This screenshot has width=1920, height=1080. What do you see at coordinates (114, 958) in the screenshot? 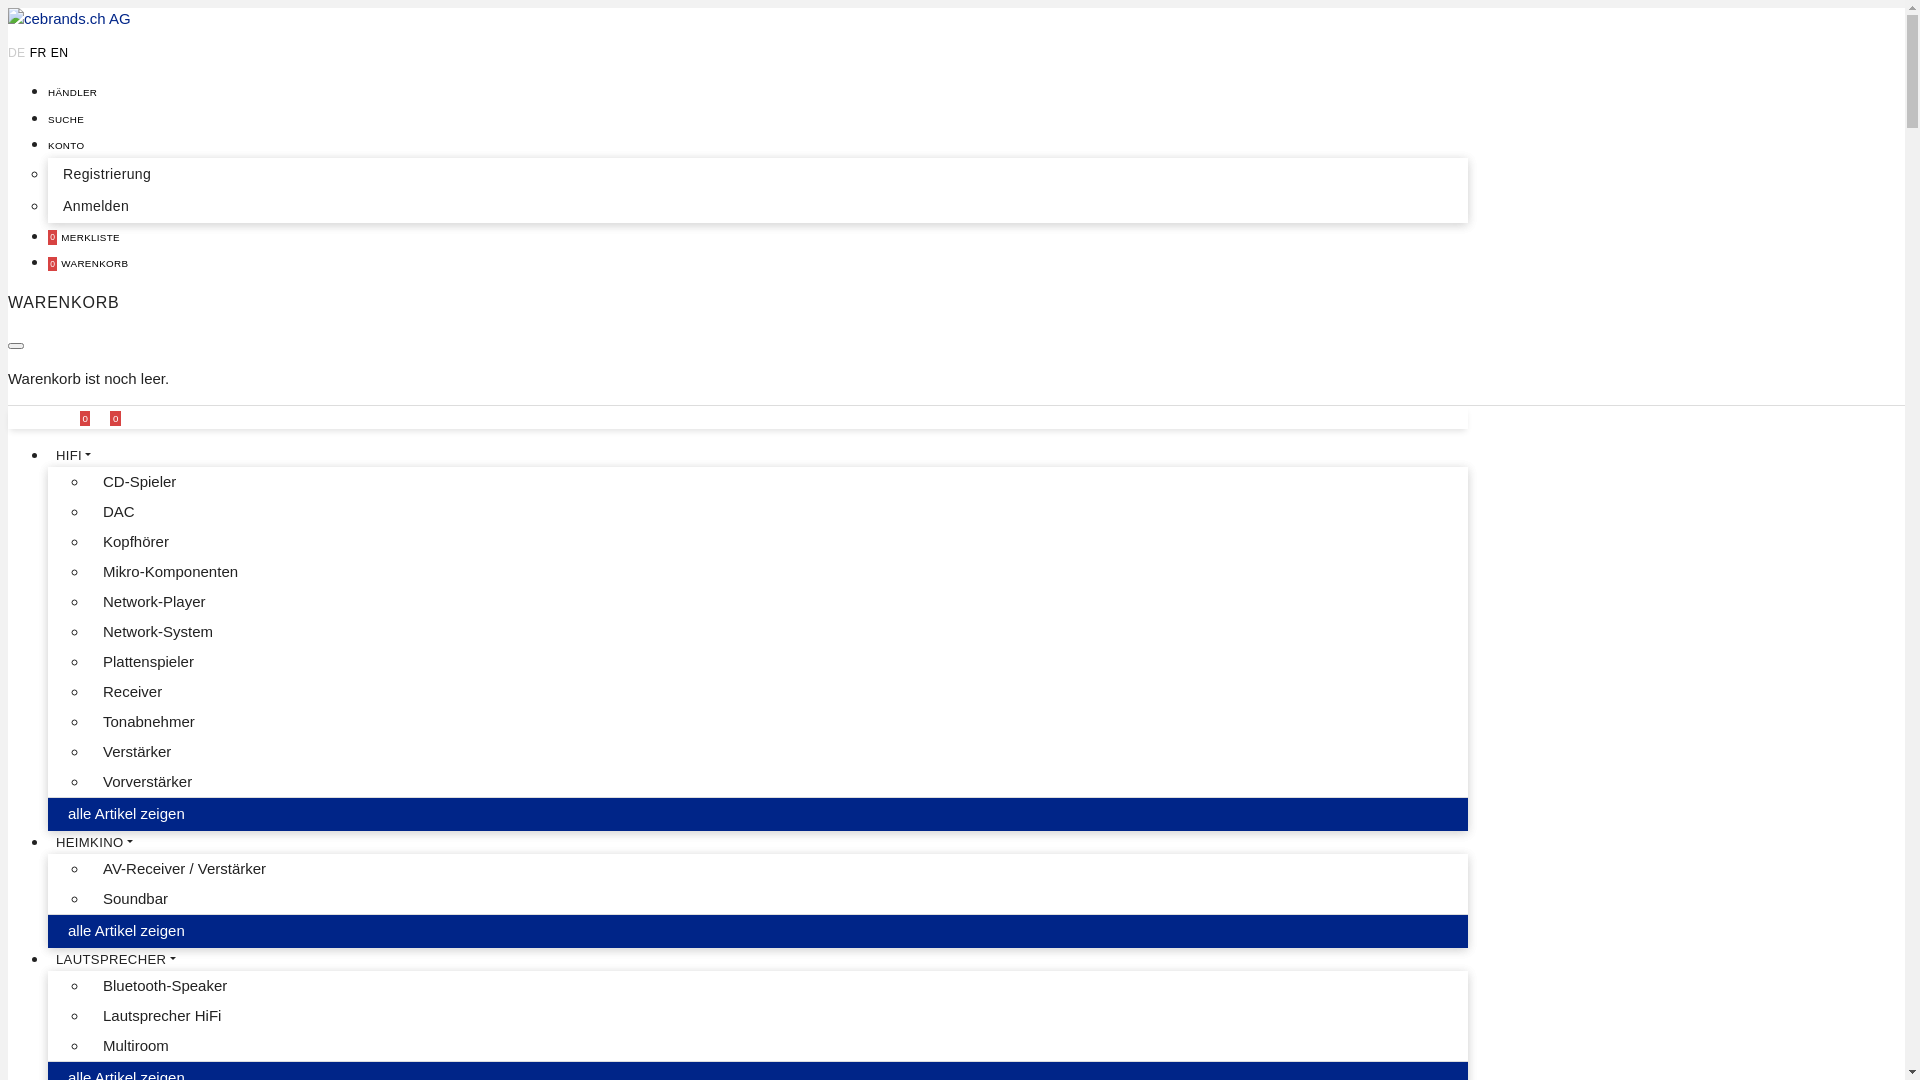
I see `'LAUTSPRECHER'` at bounding box center [114, 958].